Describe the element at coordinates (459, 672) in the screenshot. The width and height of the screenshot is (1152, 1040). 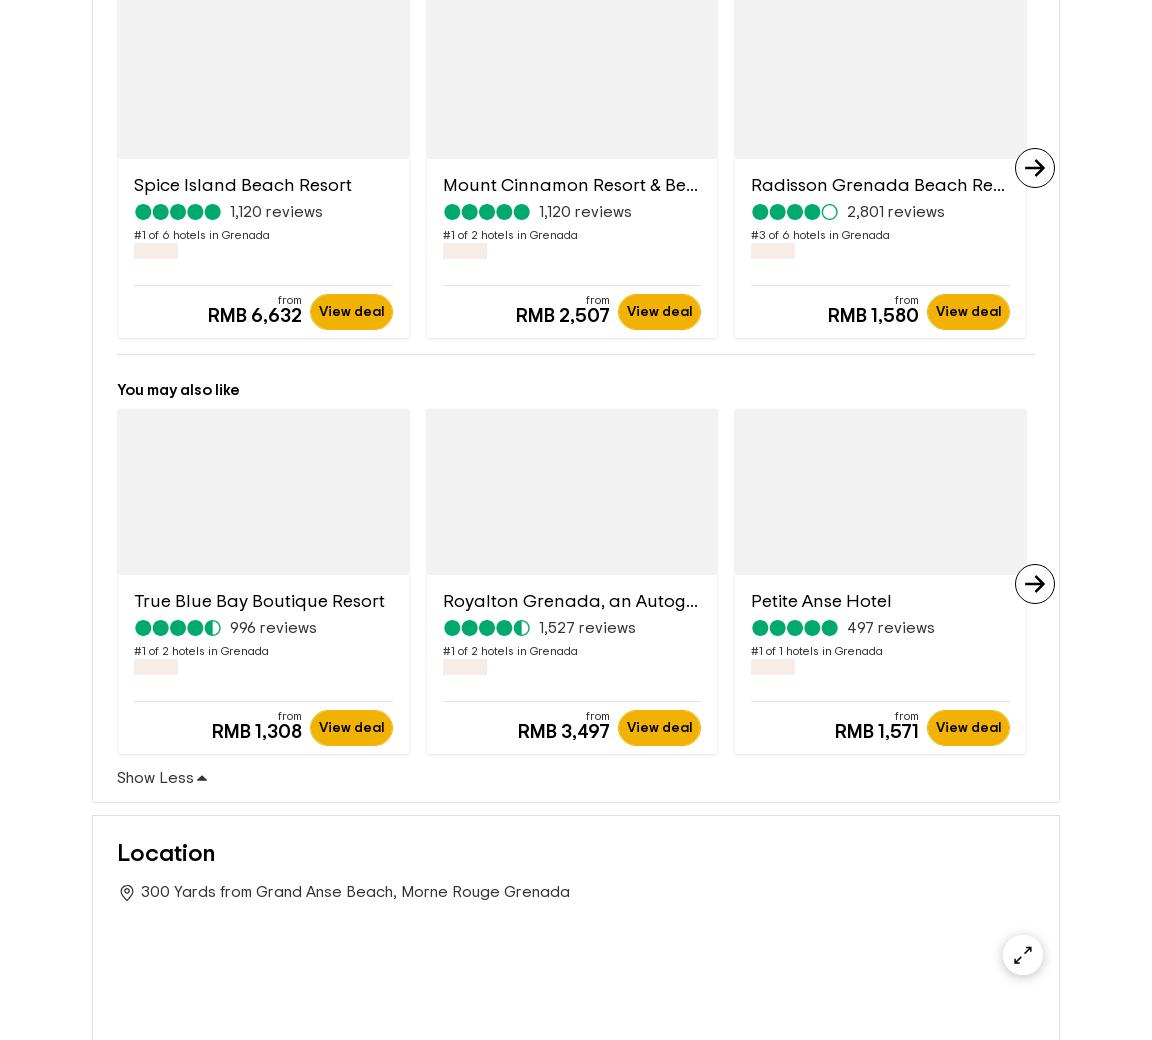
I see `'2'` at that location.